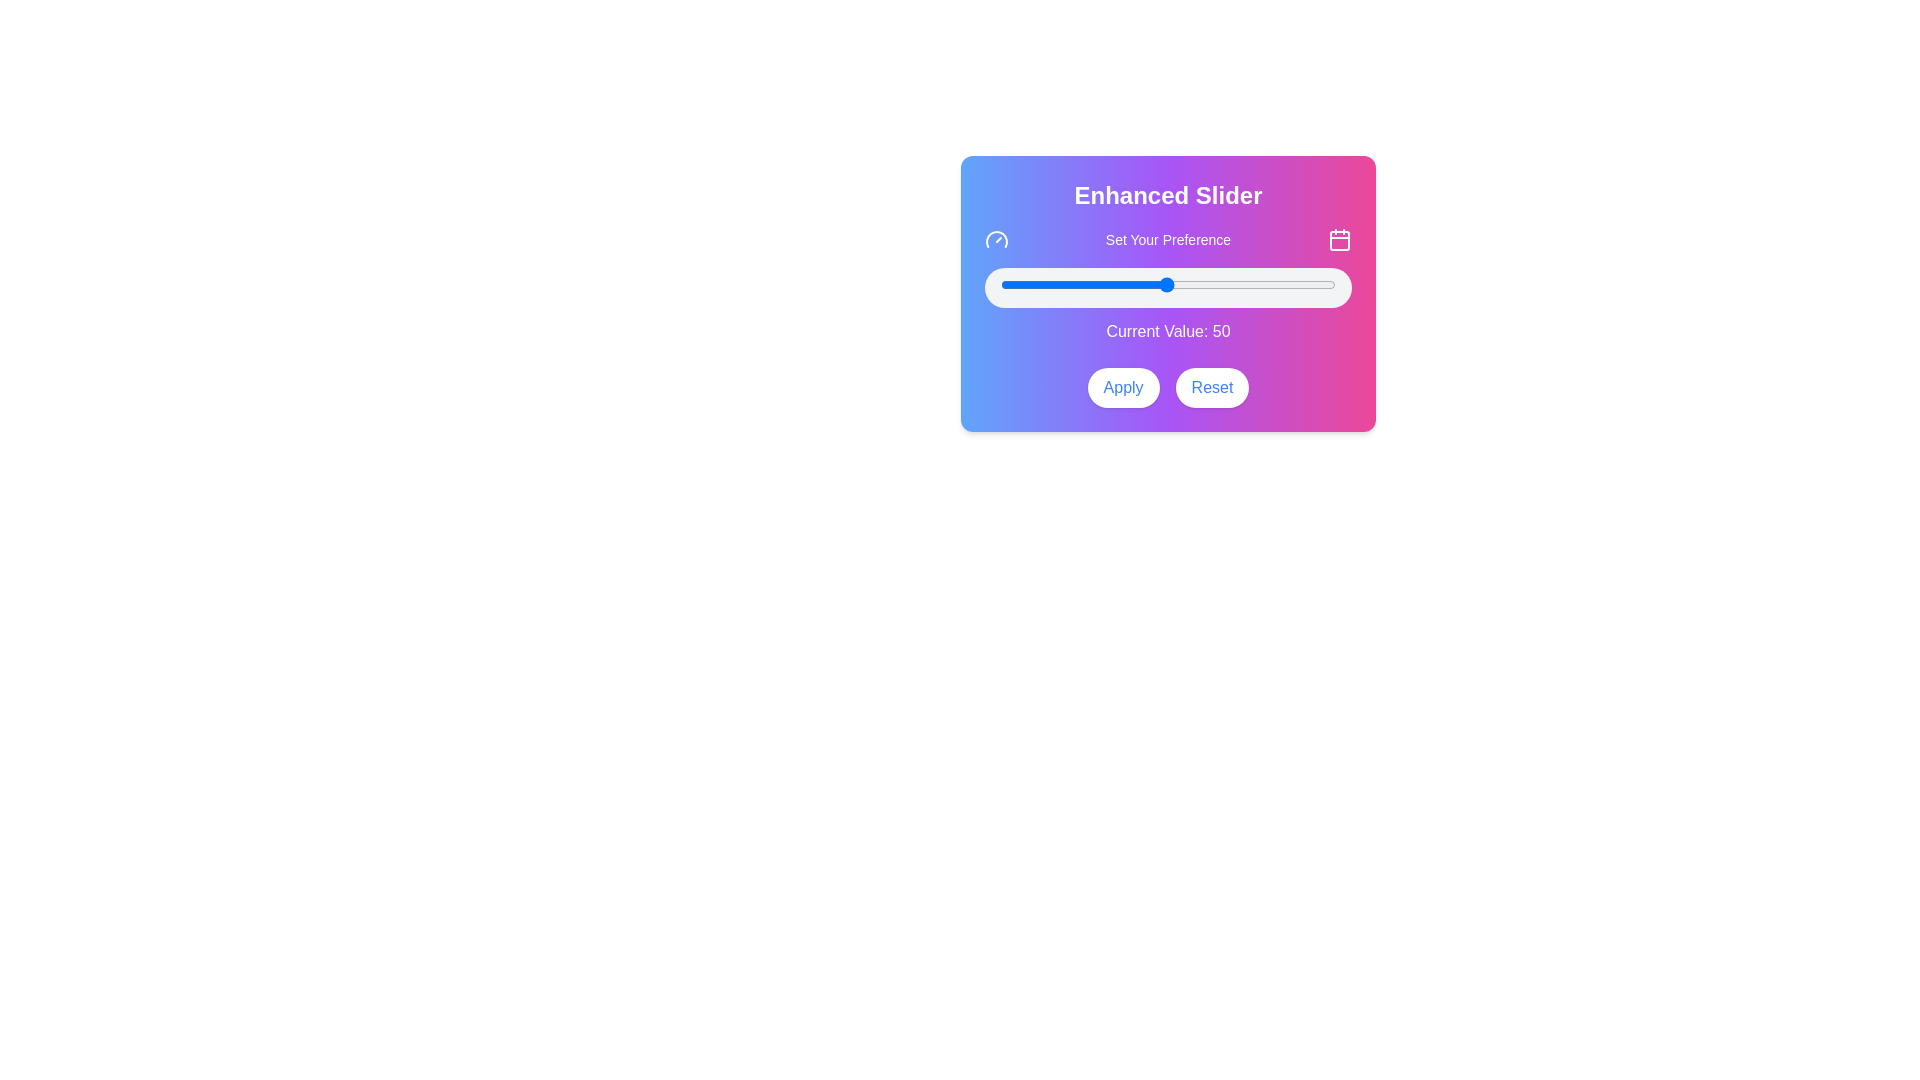 Image resolution: width=1920 pixels, height=1080 pixels. What do you see at coordinates (1305, 285) in the screenshot?
I see `the slider value` at bounding box center [1305, 285].